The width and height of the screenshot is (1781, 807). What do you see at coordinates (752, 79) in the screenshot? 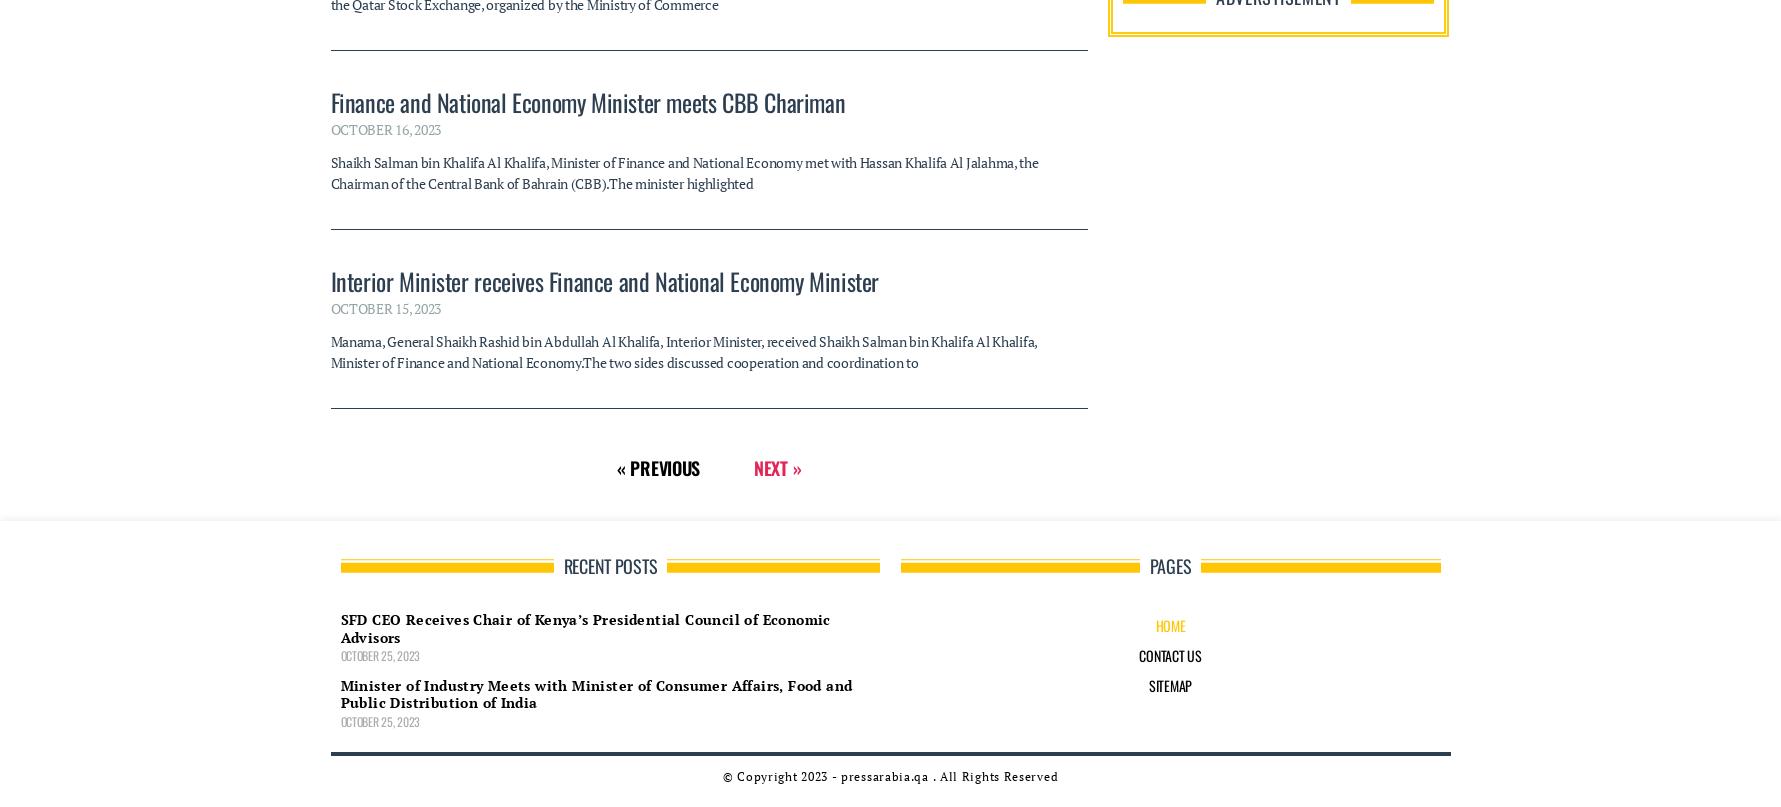
I see `'Next »'` at bounding box center [752, 79].